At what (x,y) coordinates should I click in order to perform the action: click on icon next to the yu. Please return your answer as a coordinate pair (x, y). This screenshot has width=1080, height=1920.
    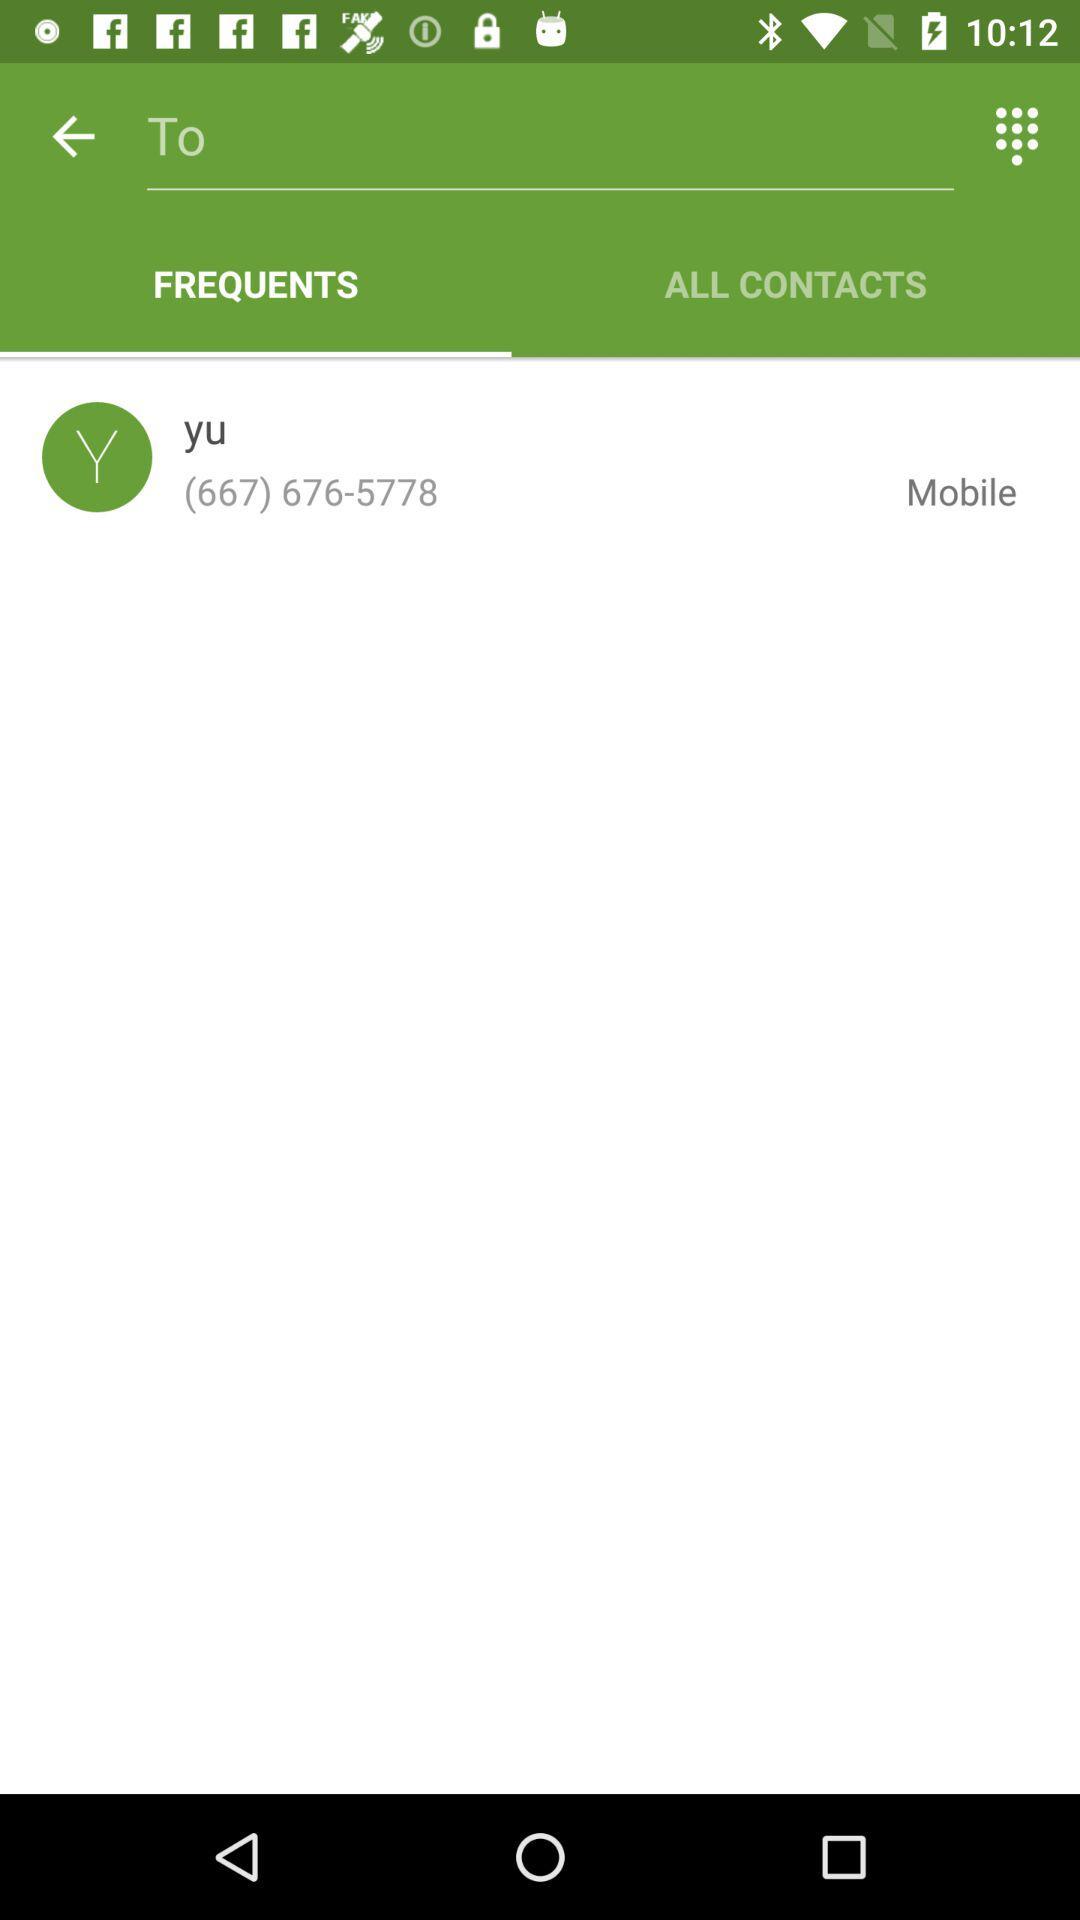
    Looking at the image, I should click on (97, 456).